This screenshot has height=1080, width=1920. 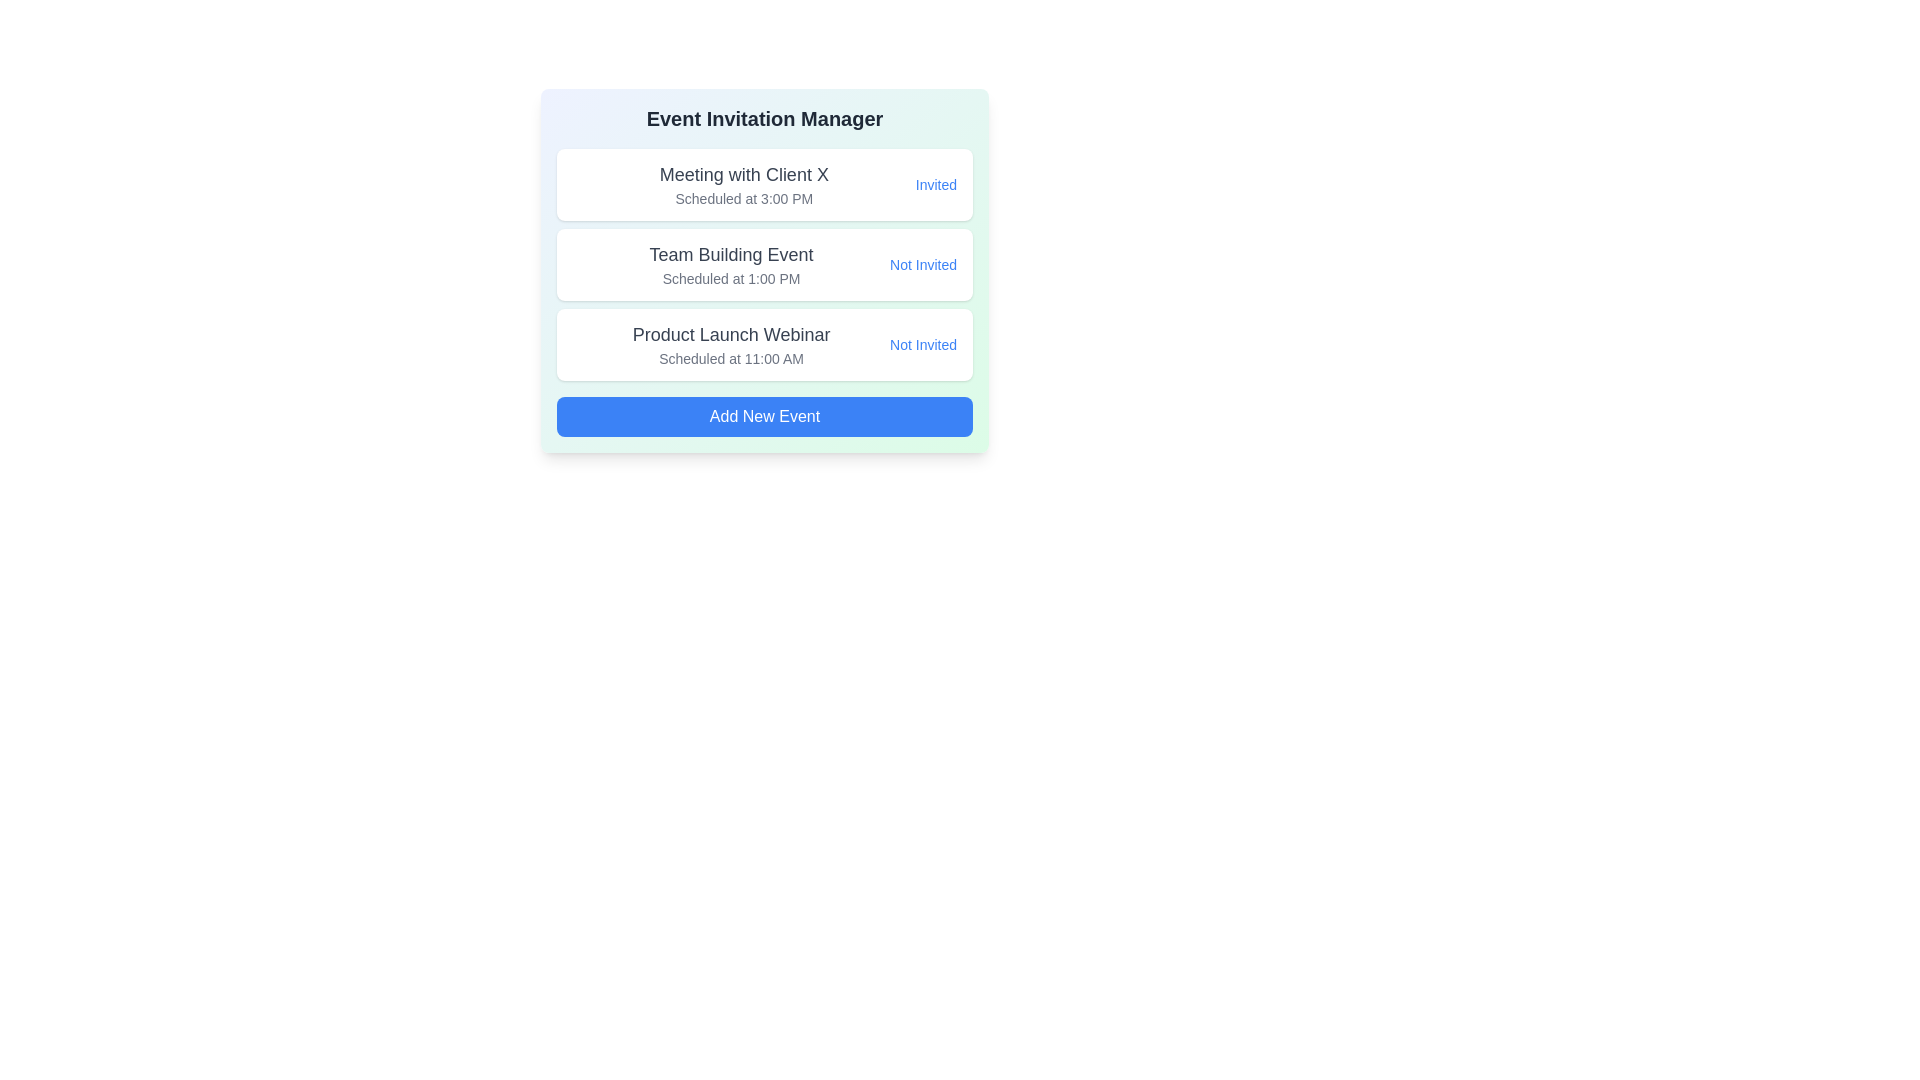 What do you see at coordinates (763, 415) in the screenshot?
I see `the 'Add New Event' button to initiate the process of adding a new event` at bounding box center [763, 415].